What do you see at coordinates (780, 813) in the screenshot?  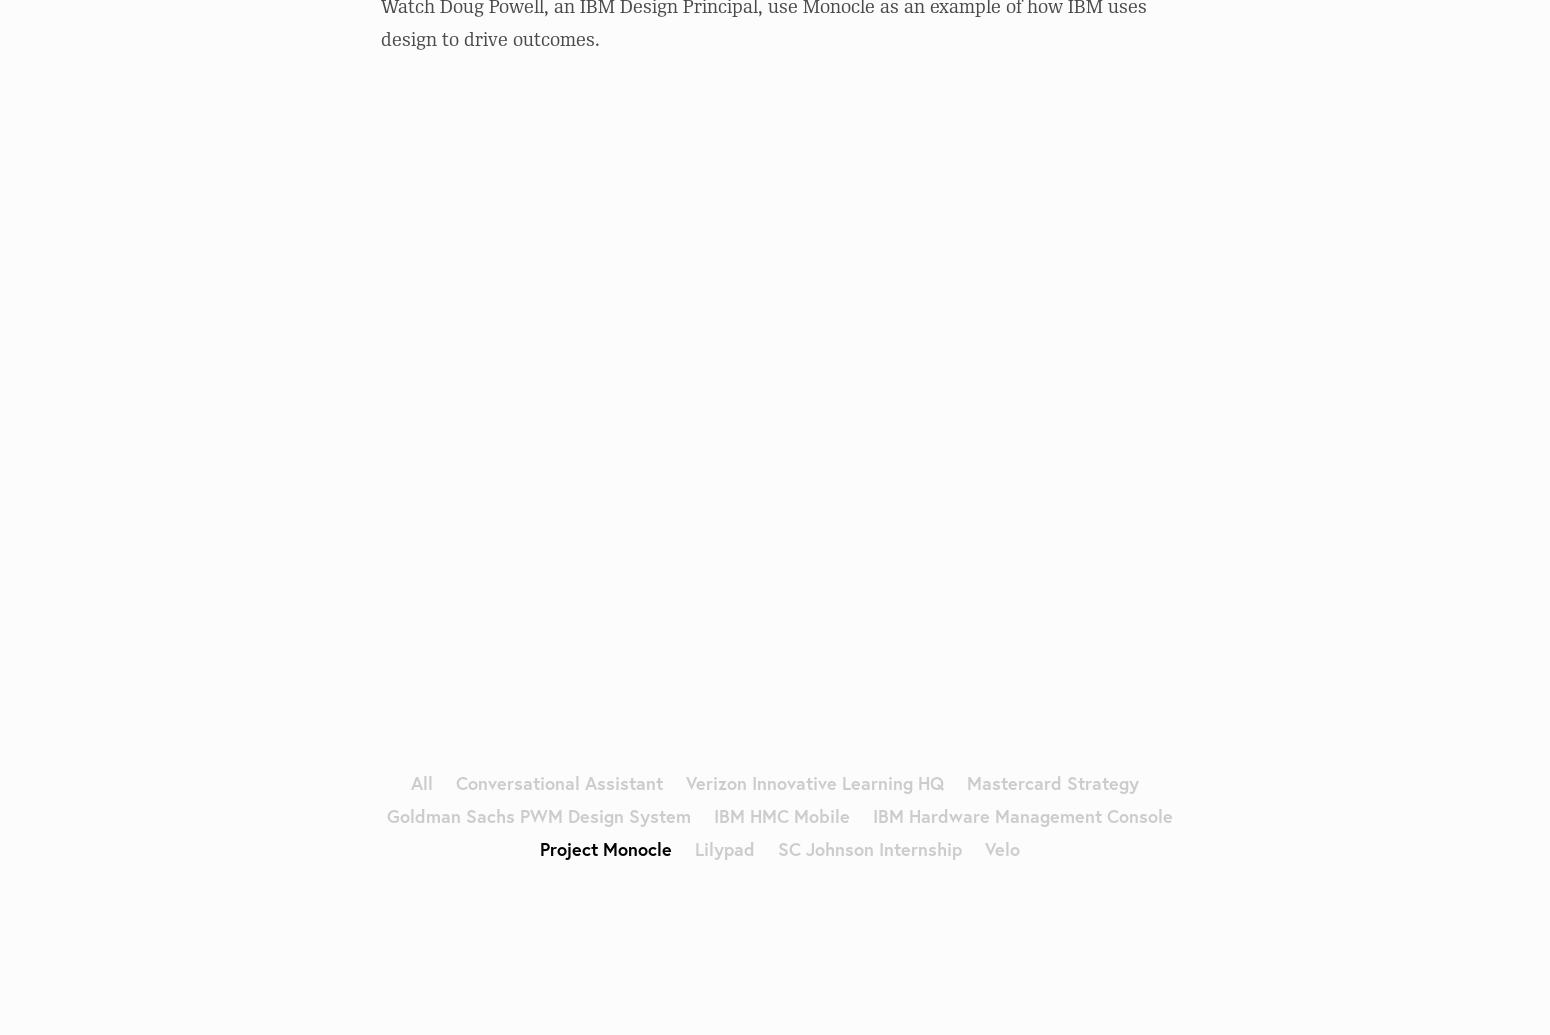 I see `'IBM HMC Mobile'` at bounding box center [780, 813].